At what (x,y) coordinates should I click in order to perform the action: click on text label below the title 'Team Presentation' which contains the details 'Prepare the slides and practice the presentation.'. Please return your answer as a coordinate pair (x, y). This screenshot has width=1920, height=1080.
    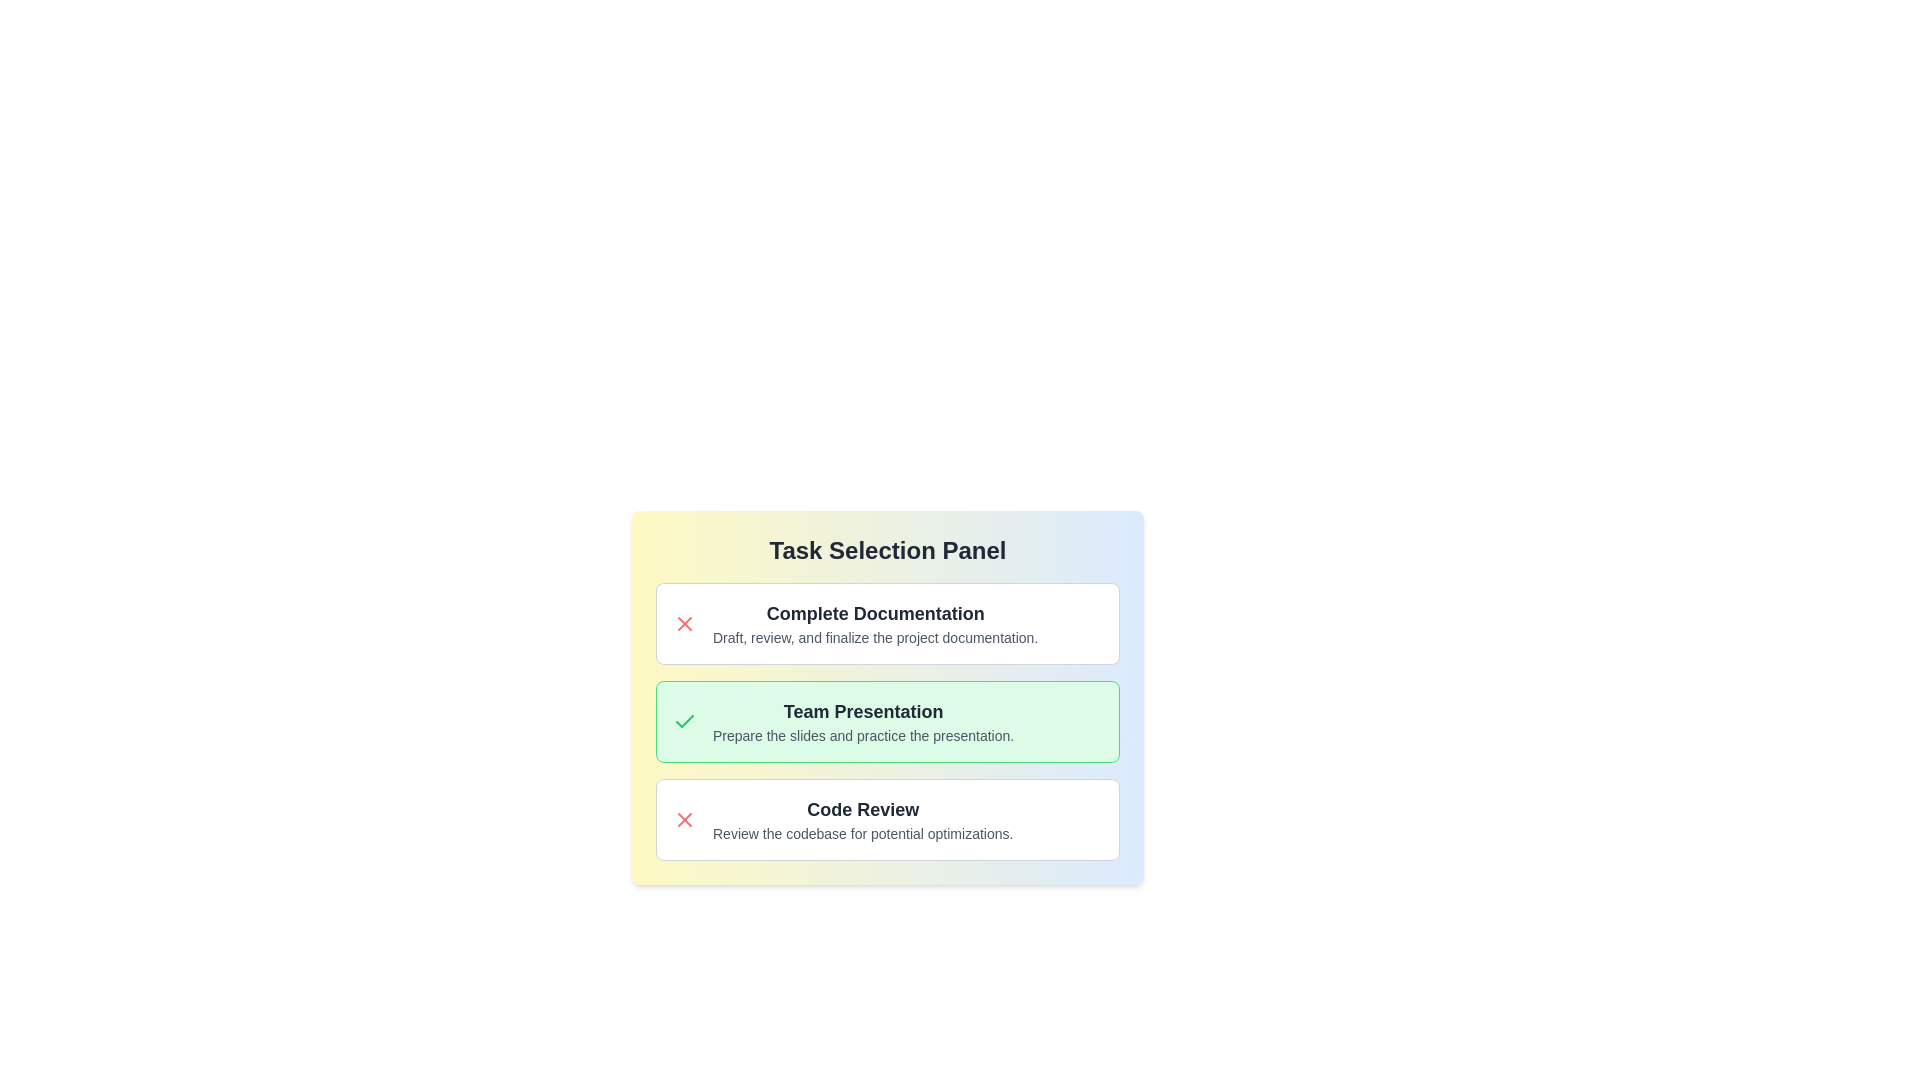
    Looking at the image, I should click on (863, 736).